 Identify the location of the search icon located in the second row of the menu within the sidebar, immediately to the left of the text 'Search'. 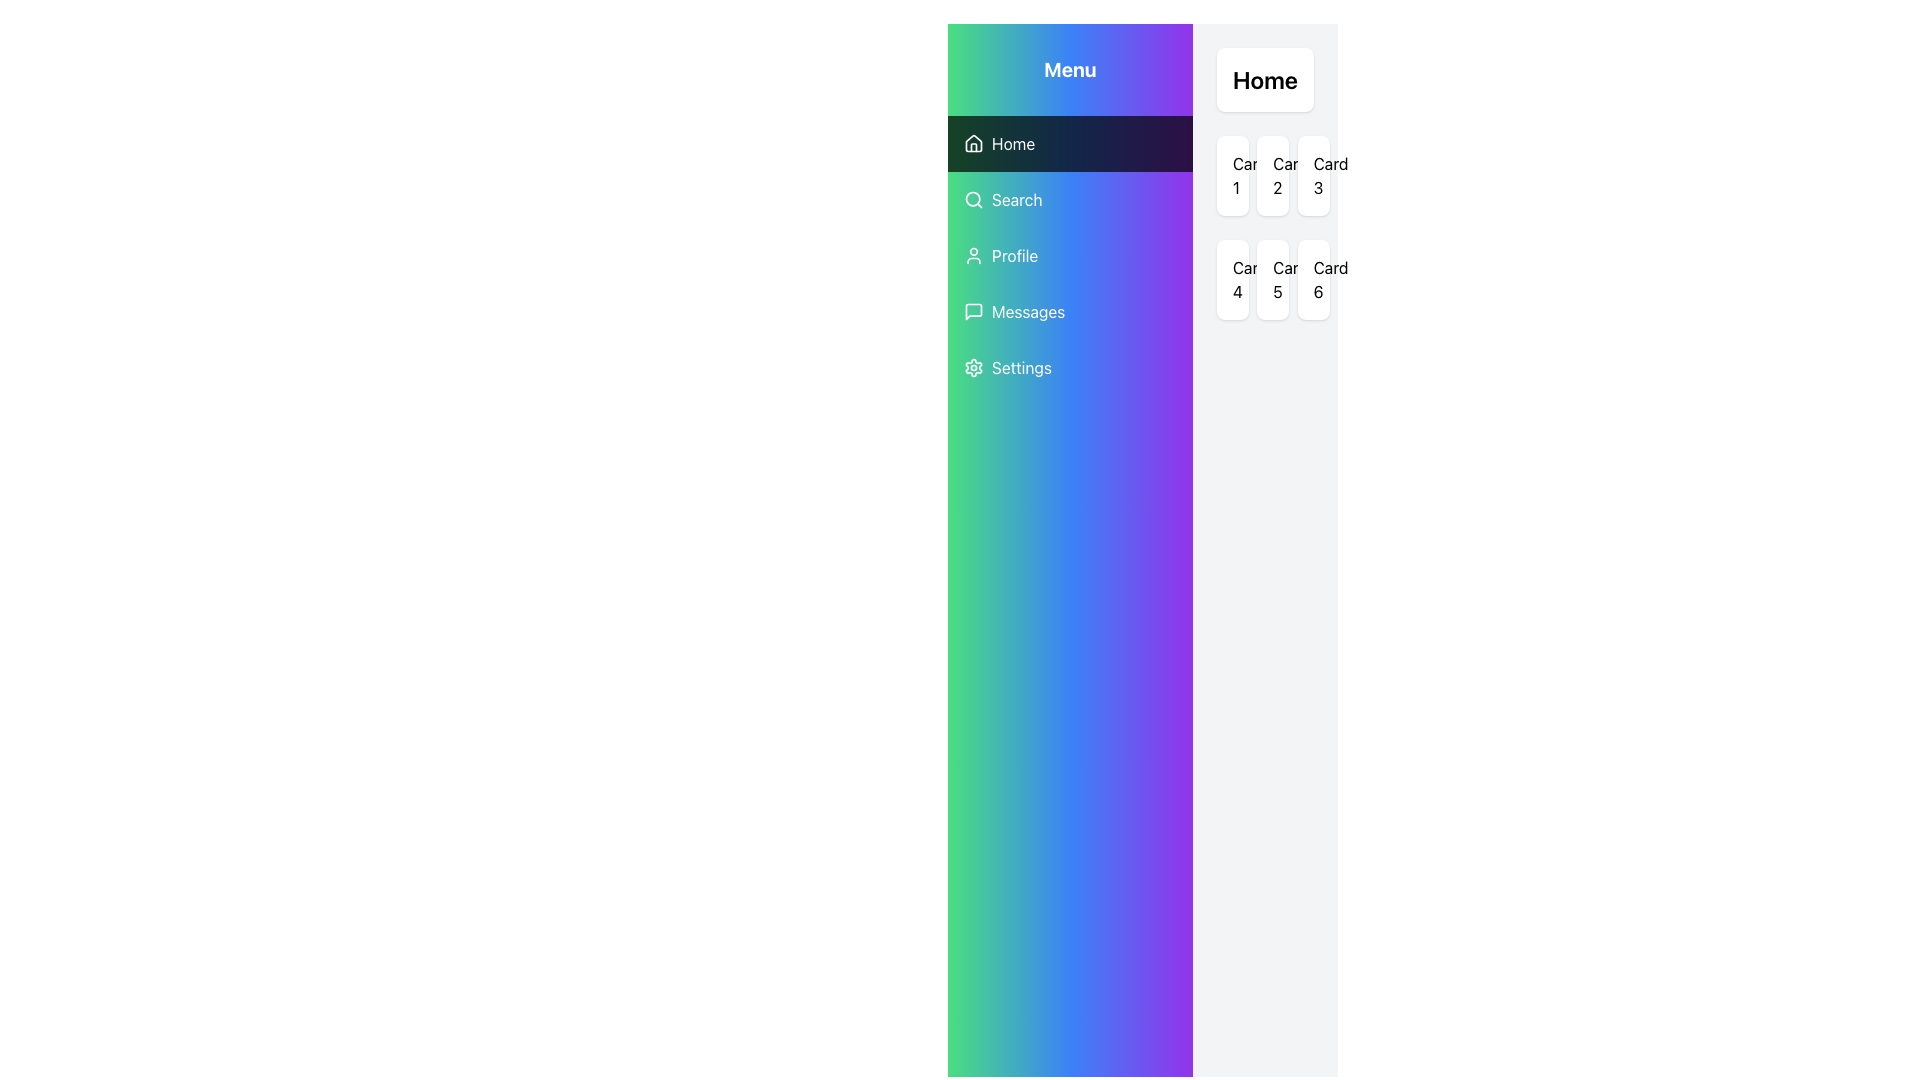
(974, 200).